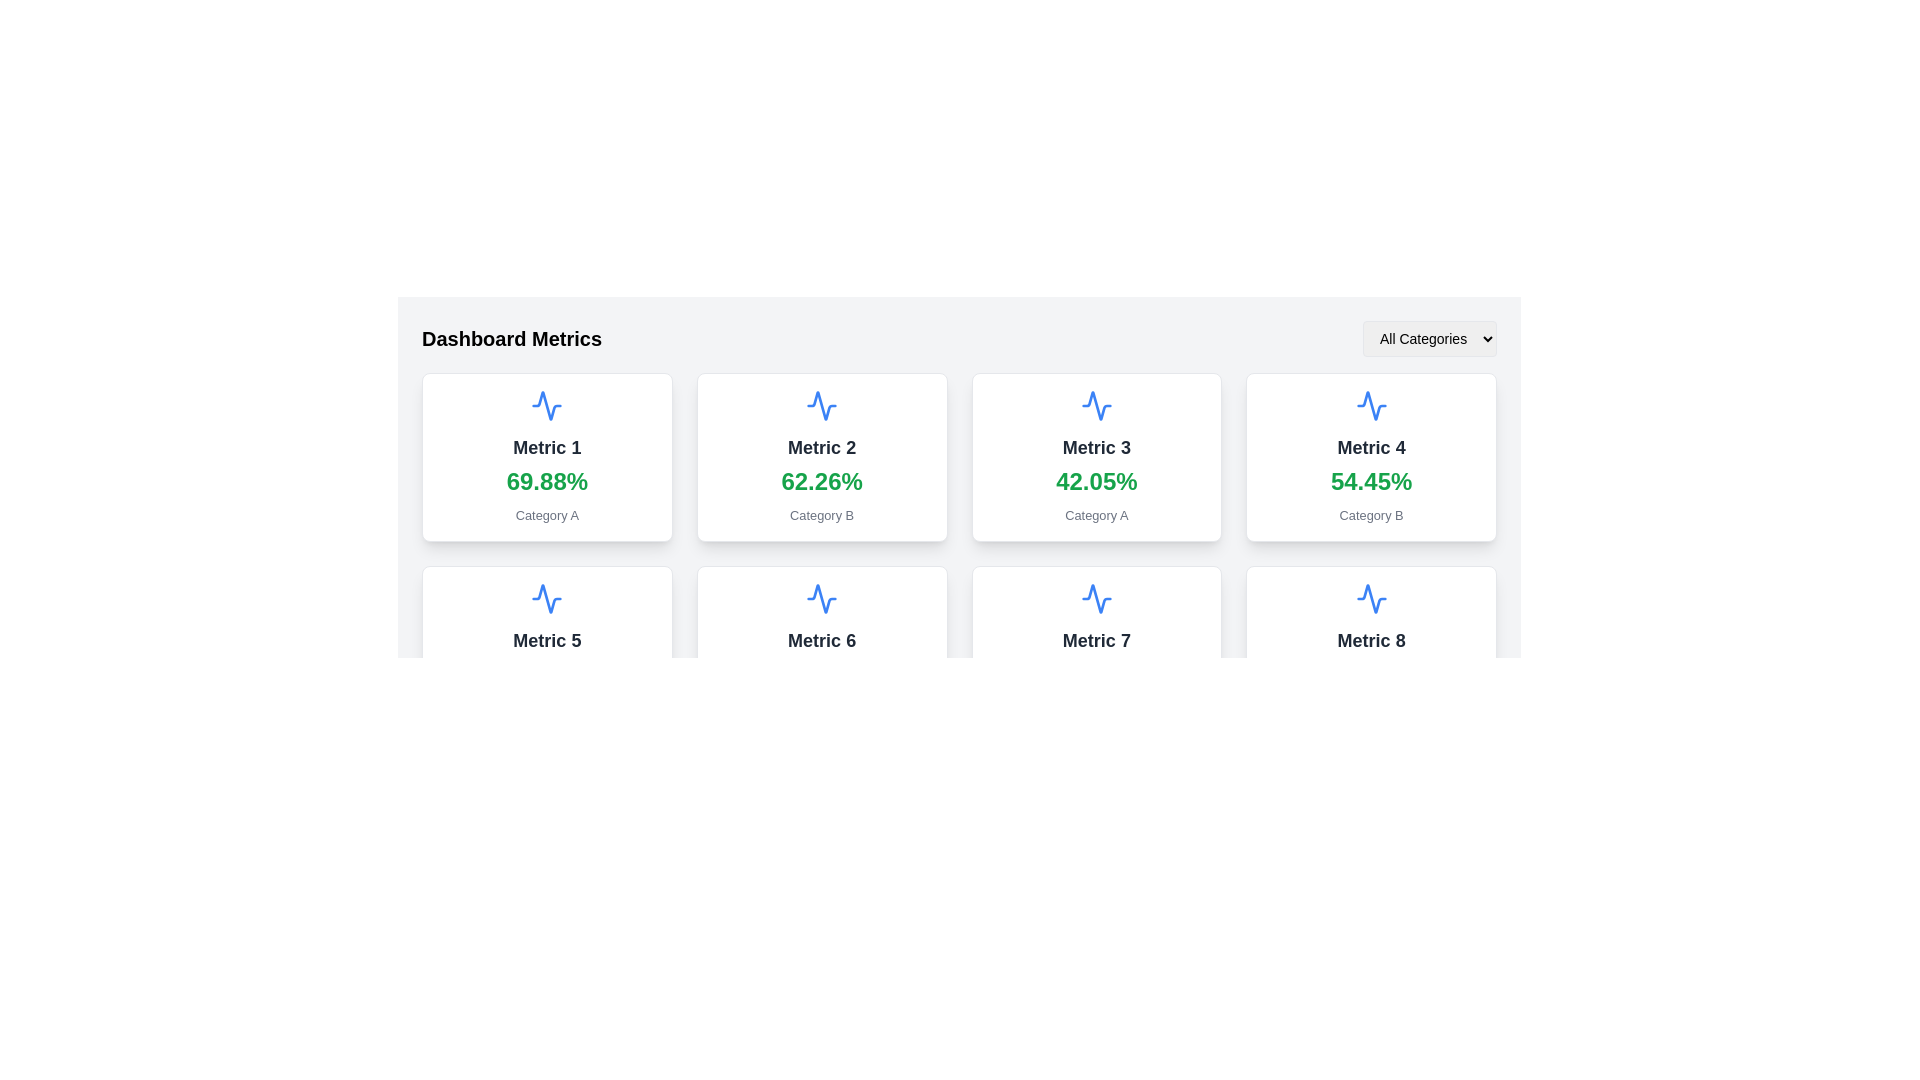  Describe the element at coordinates (822, 457) in the screenshot. I see `displayed information from the 'Metric 2' card, which is the second card in the first row of the grid layout` at that location.